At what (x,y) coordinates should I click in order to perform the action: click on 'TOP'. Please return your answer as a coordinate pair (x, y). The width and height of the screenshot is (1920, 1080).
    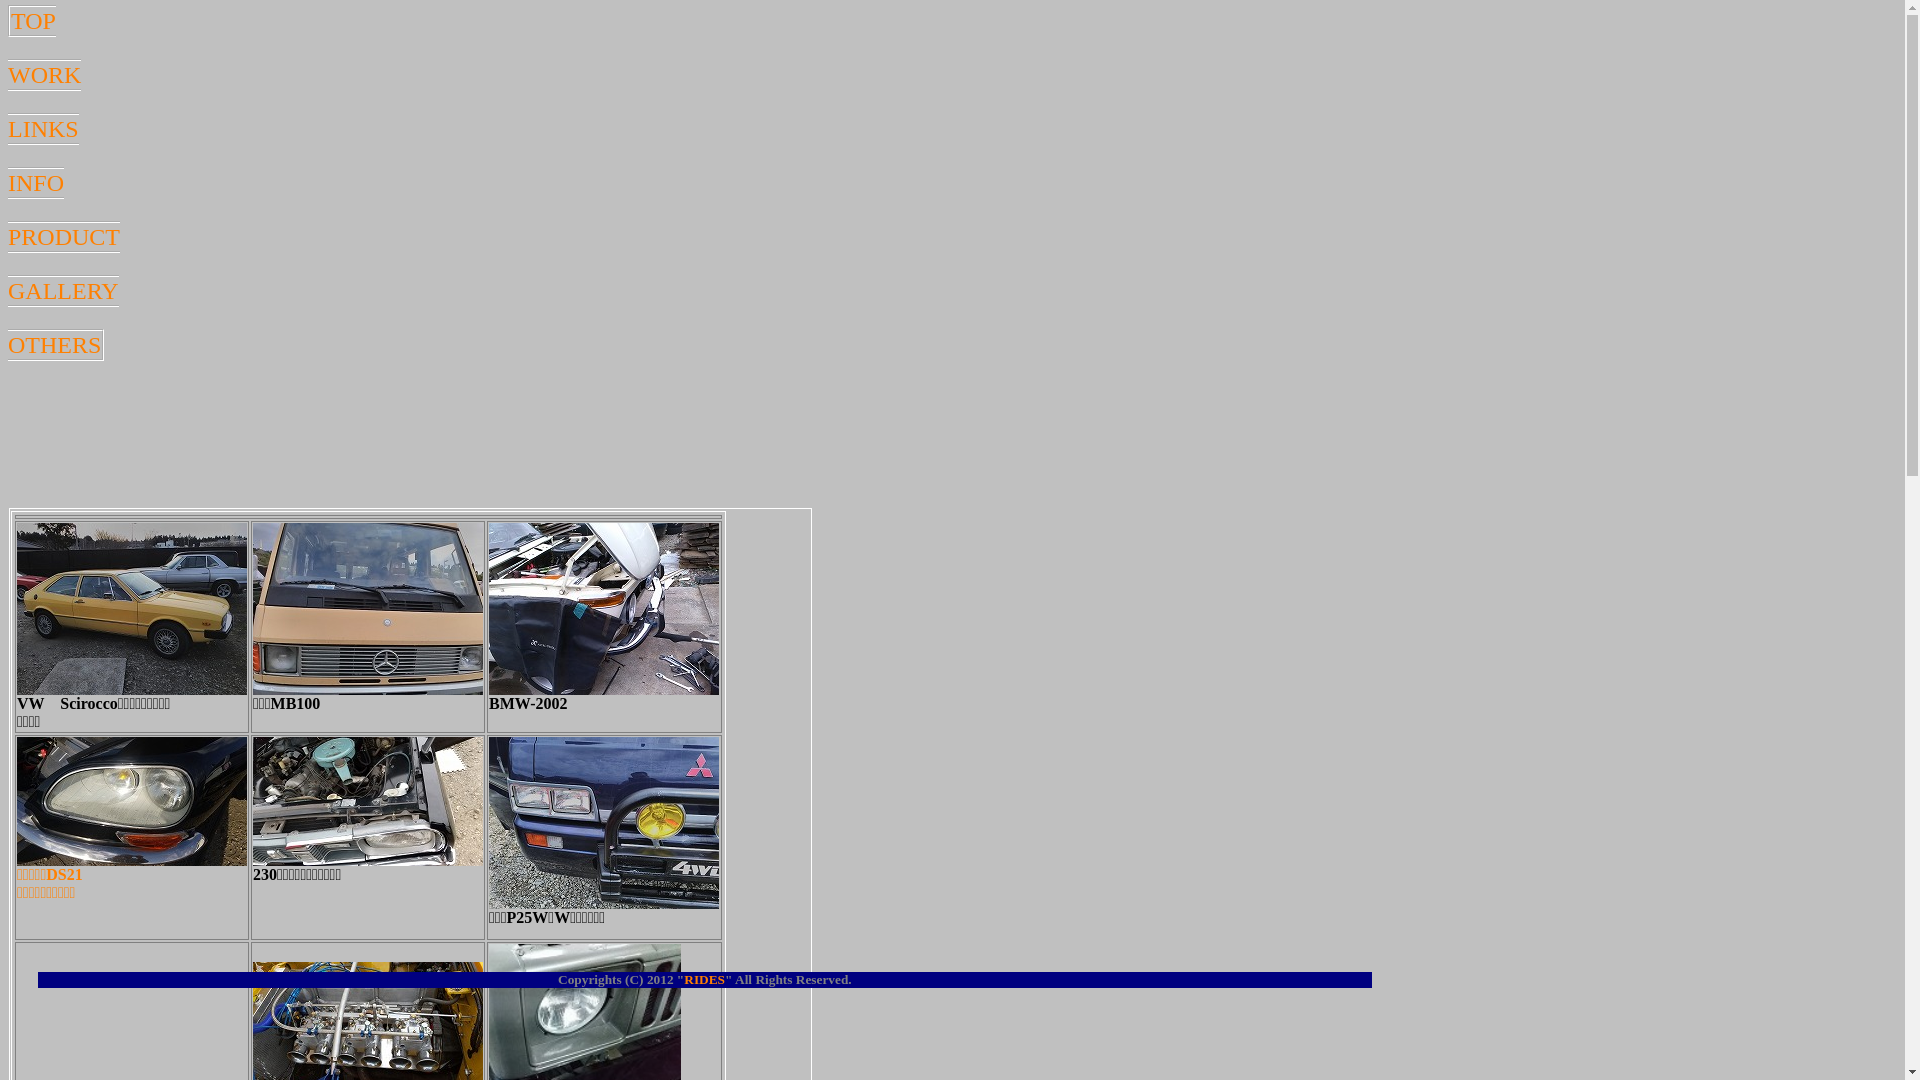
    Looking at the image, I should click on (33, 20).